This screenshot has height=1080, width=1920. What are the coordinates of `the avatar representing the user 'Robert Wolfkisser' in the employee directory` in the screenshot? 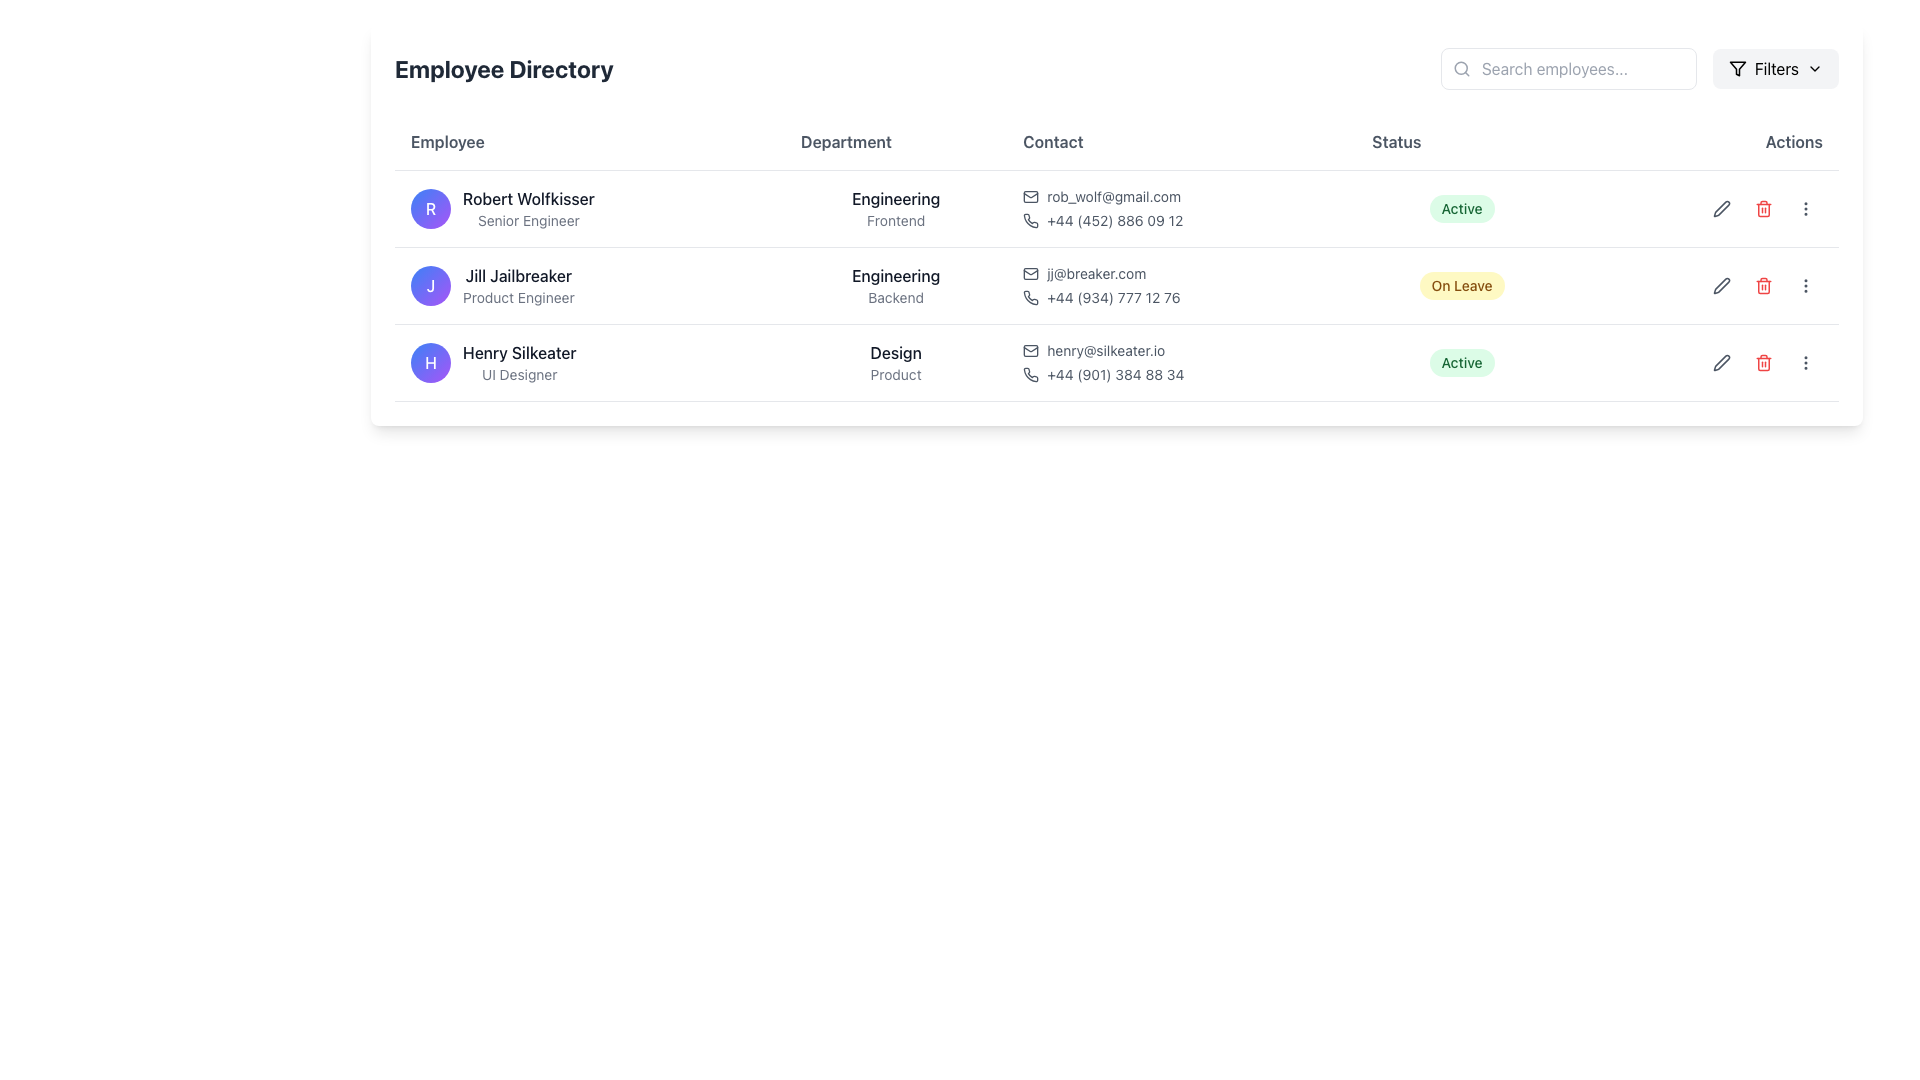 It's located at (430, 208).